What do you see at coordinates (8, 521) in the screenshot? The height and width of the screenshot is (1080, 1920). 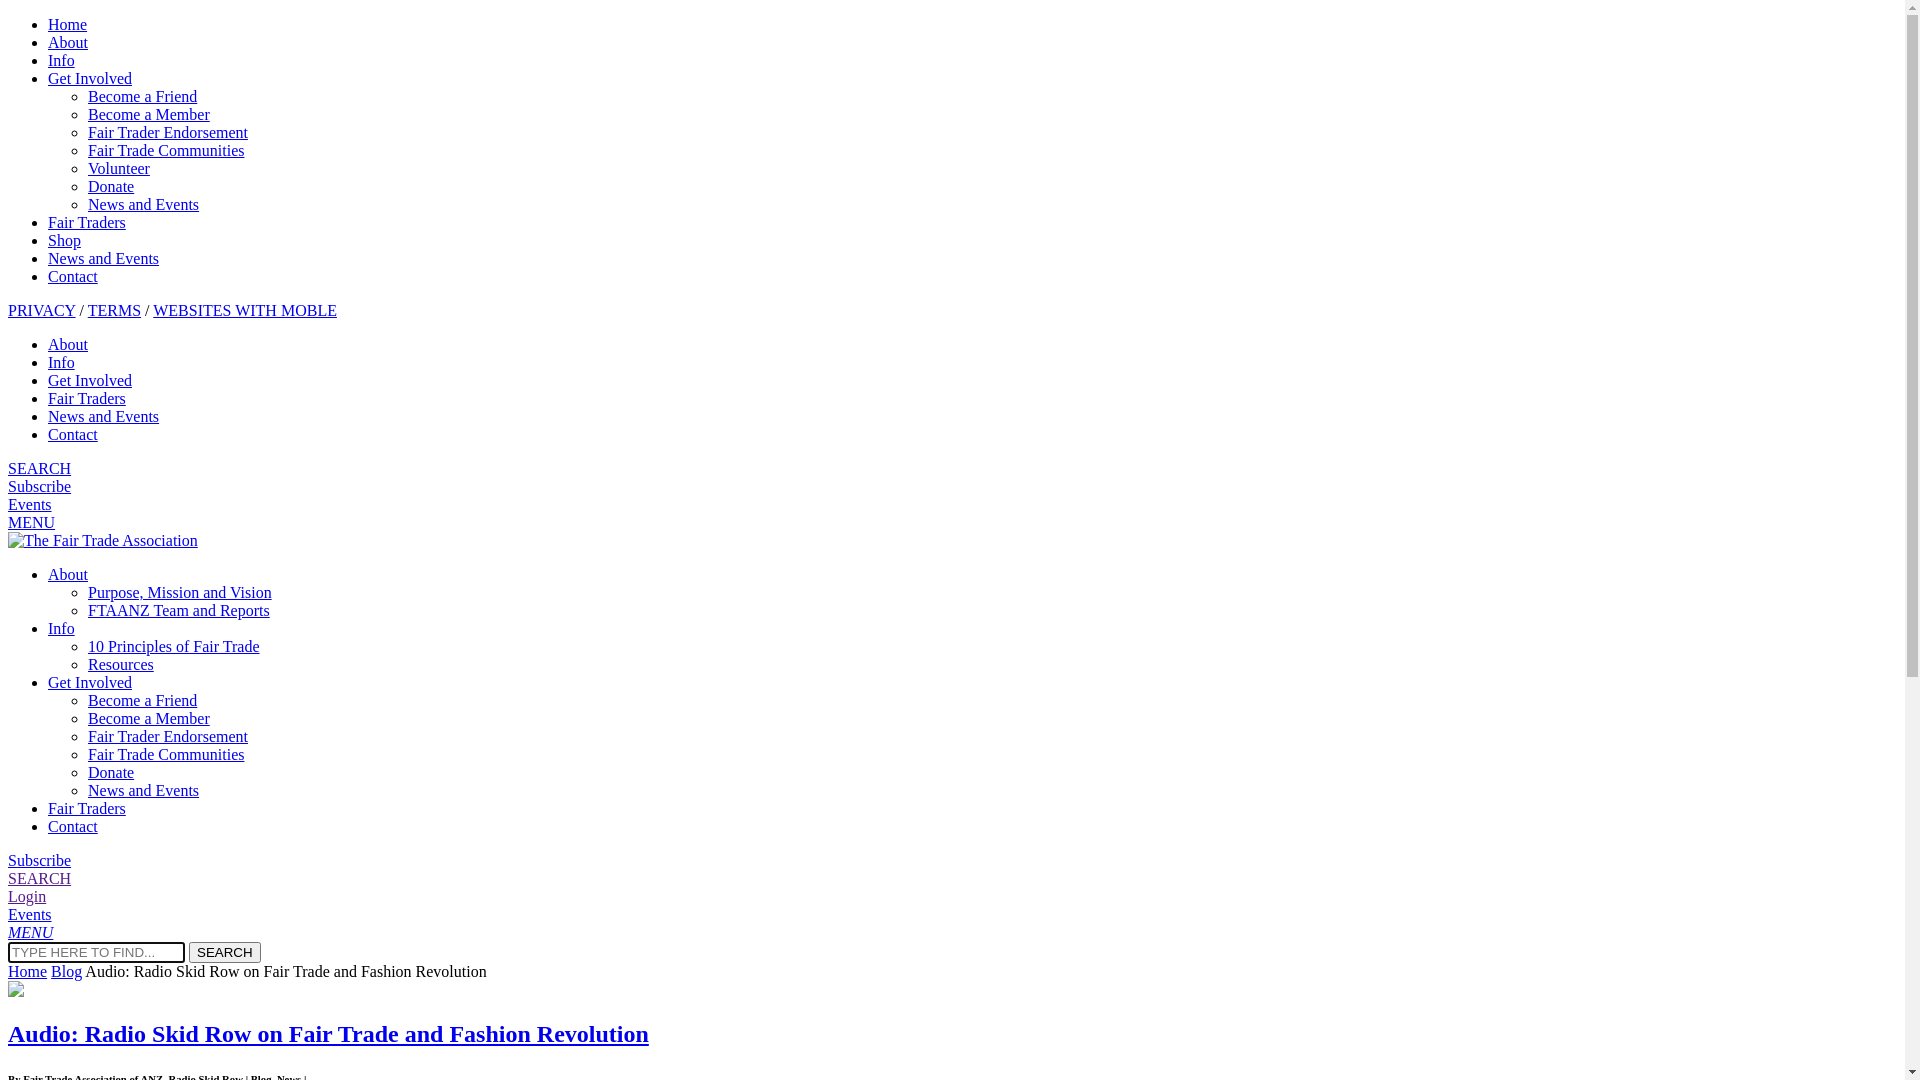 I see `'MENU'` at bounding box center [8, 521].